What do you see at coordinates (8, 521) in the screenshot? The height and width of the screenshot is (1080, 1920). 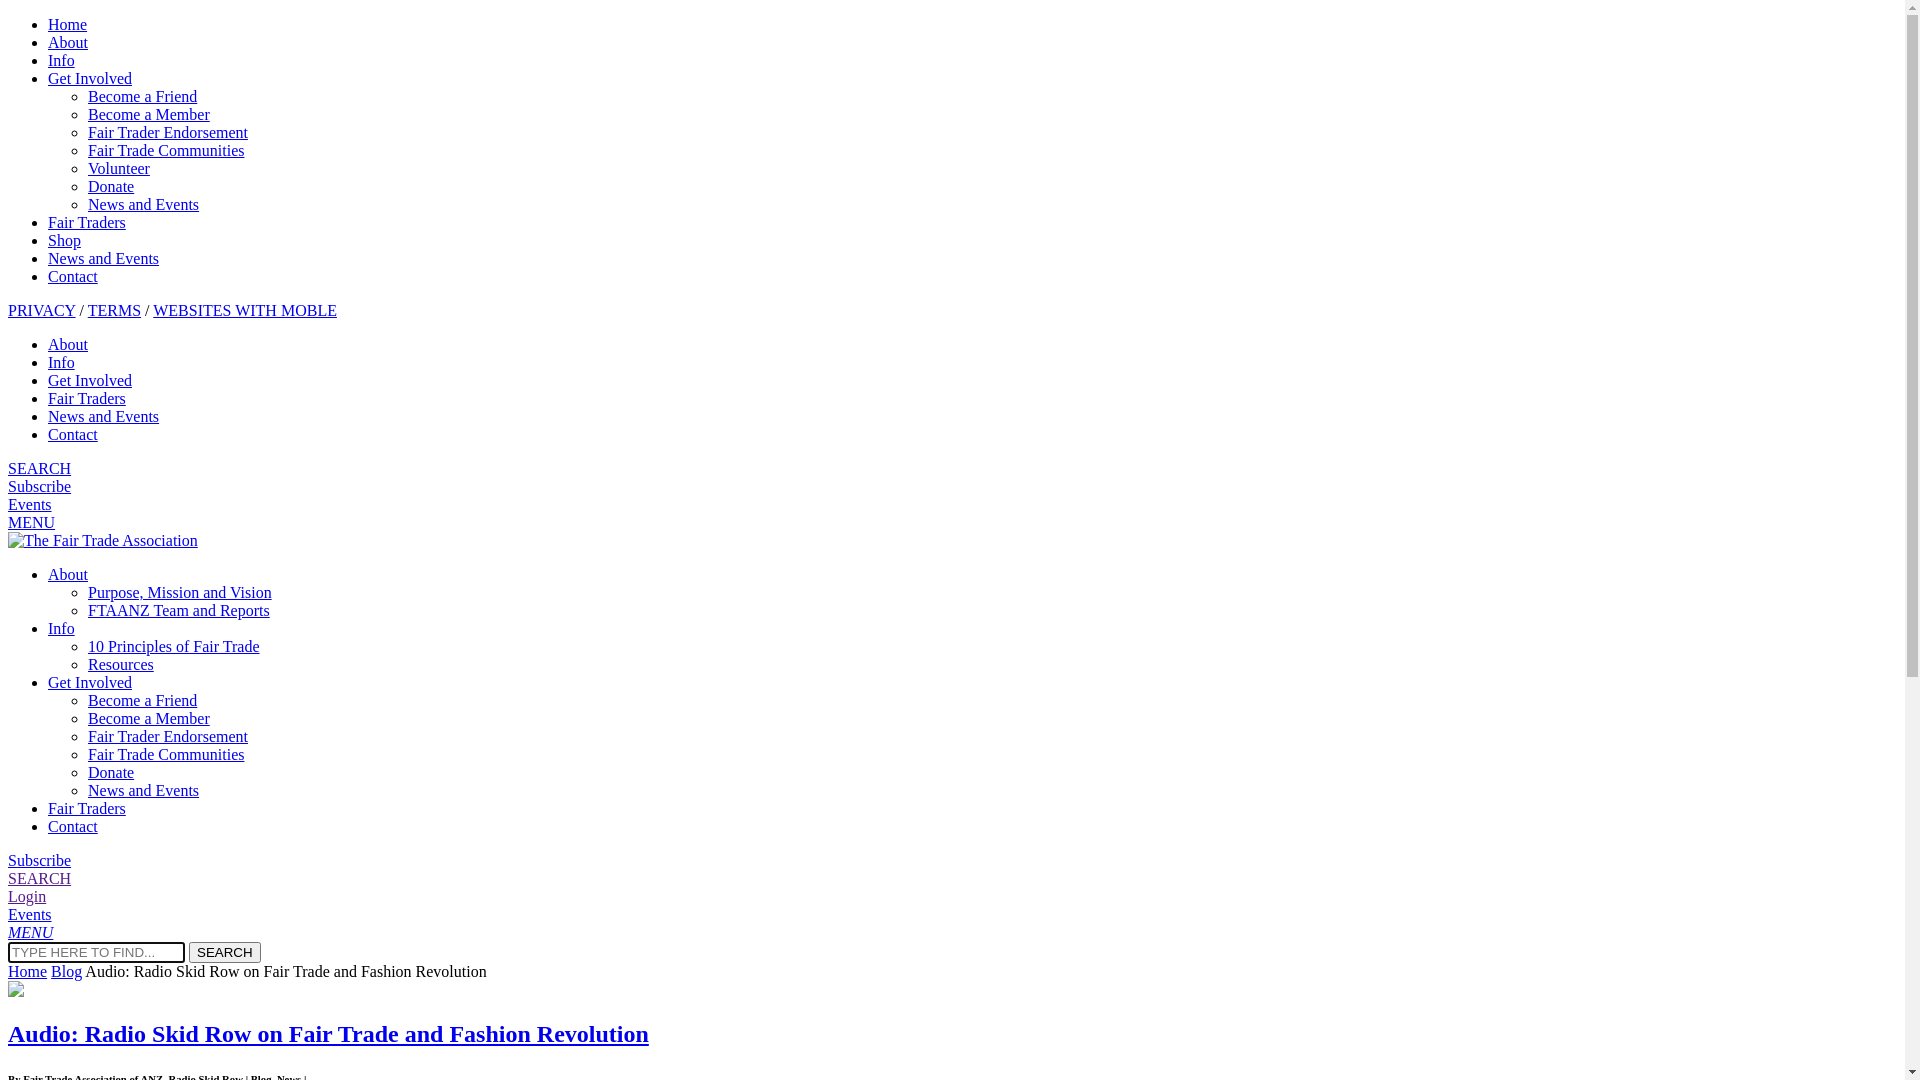 I see `'MENU'` at bounding box center [8, 521].